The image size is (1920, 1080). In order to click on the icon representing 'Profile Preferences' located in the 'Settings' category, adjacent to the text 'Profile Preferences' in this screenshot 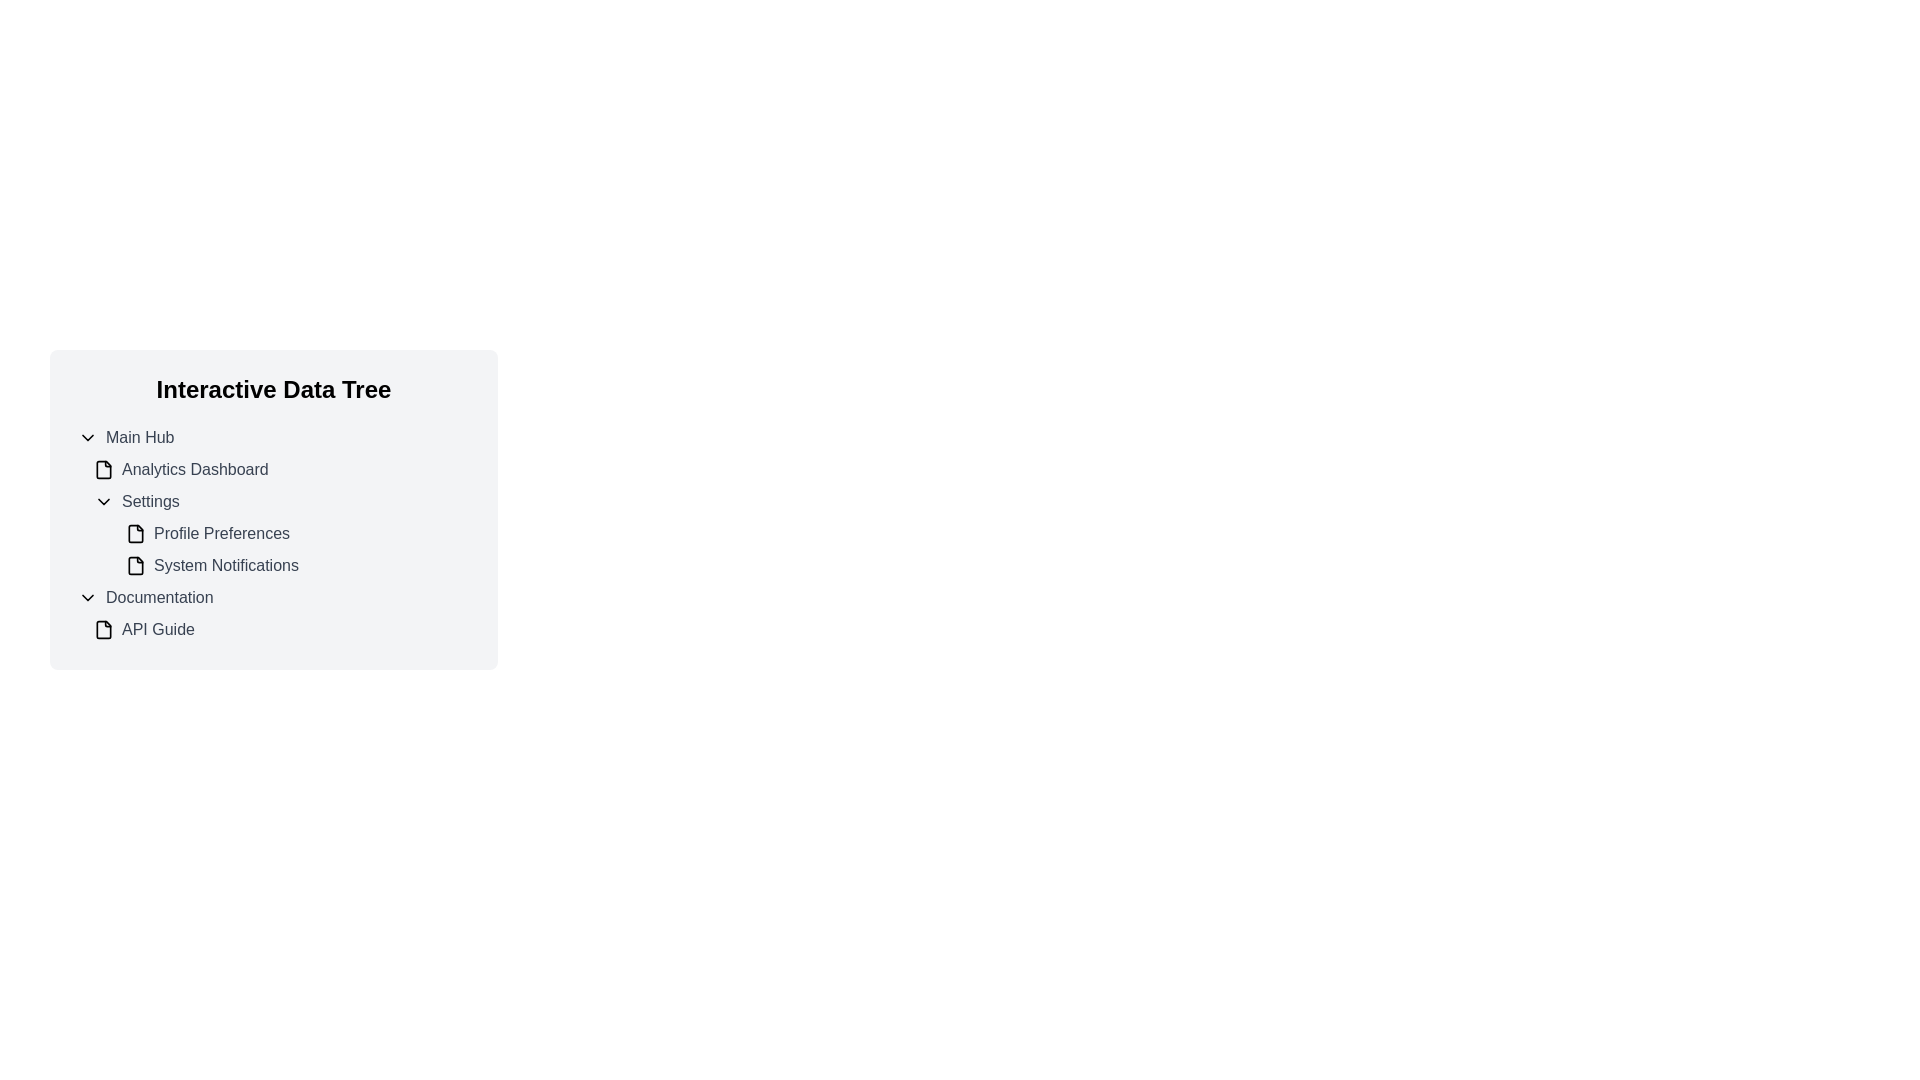, I will do `click(134, 532)`.